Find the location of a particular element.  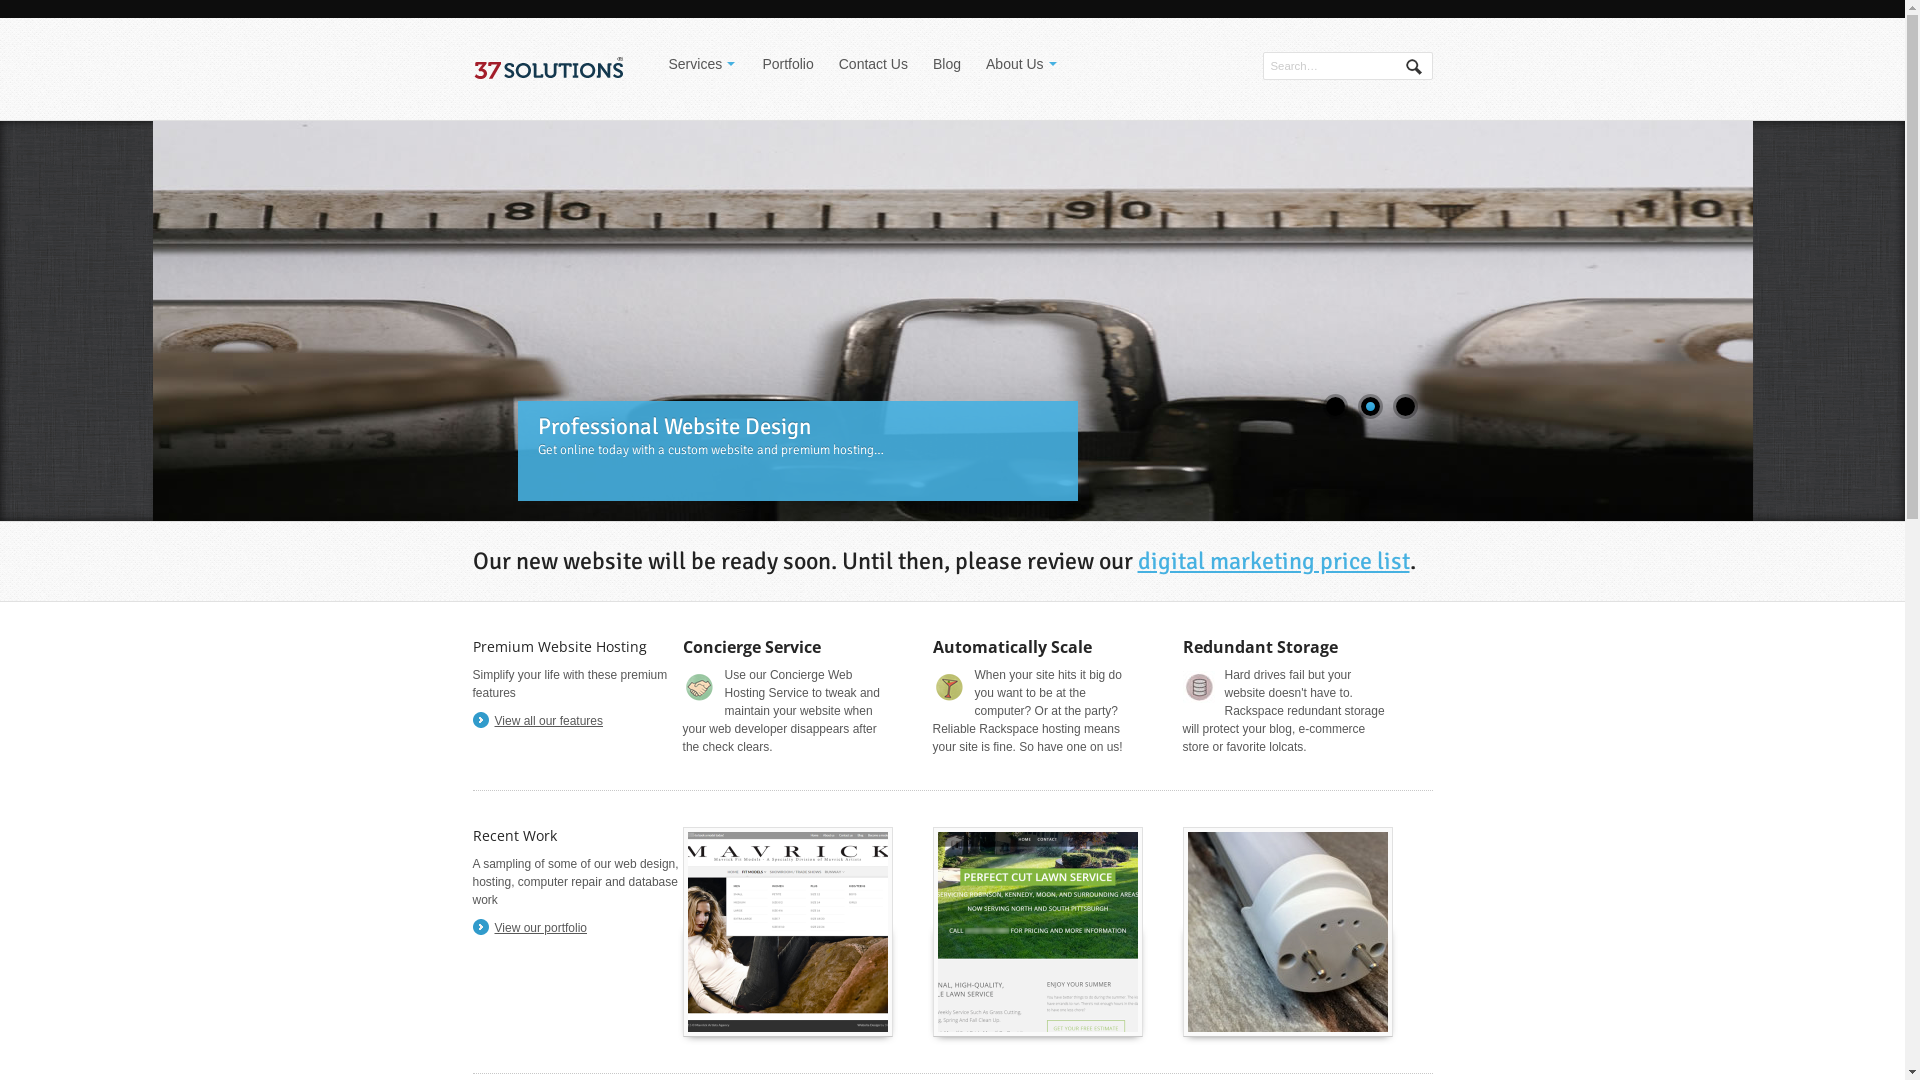

'About Us' is located at coordinates (1022, 64).